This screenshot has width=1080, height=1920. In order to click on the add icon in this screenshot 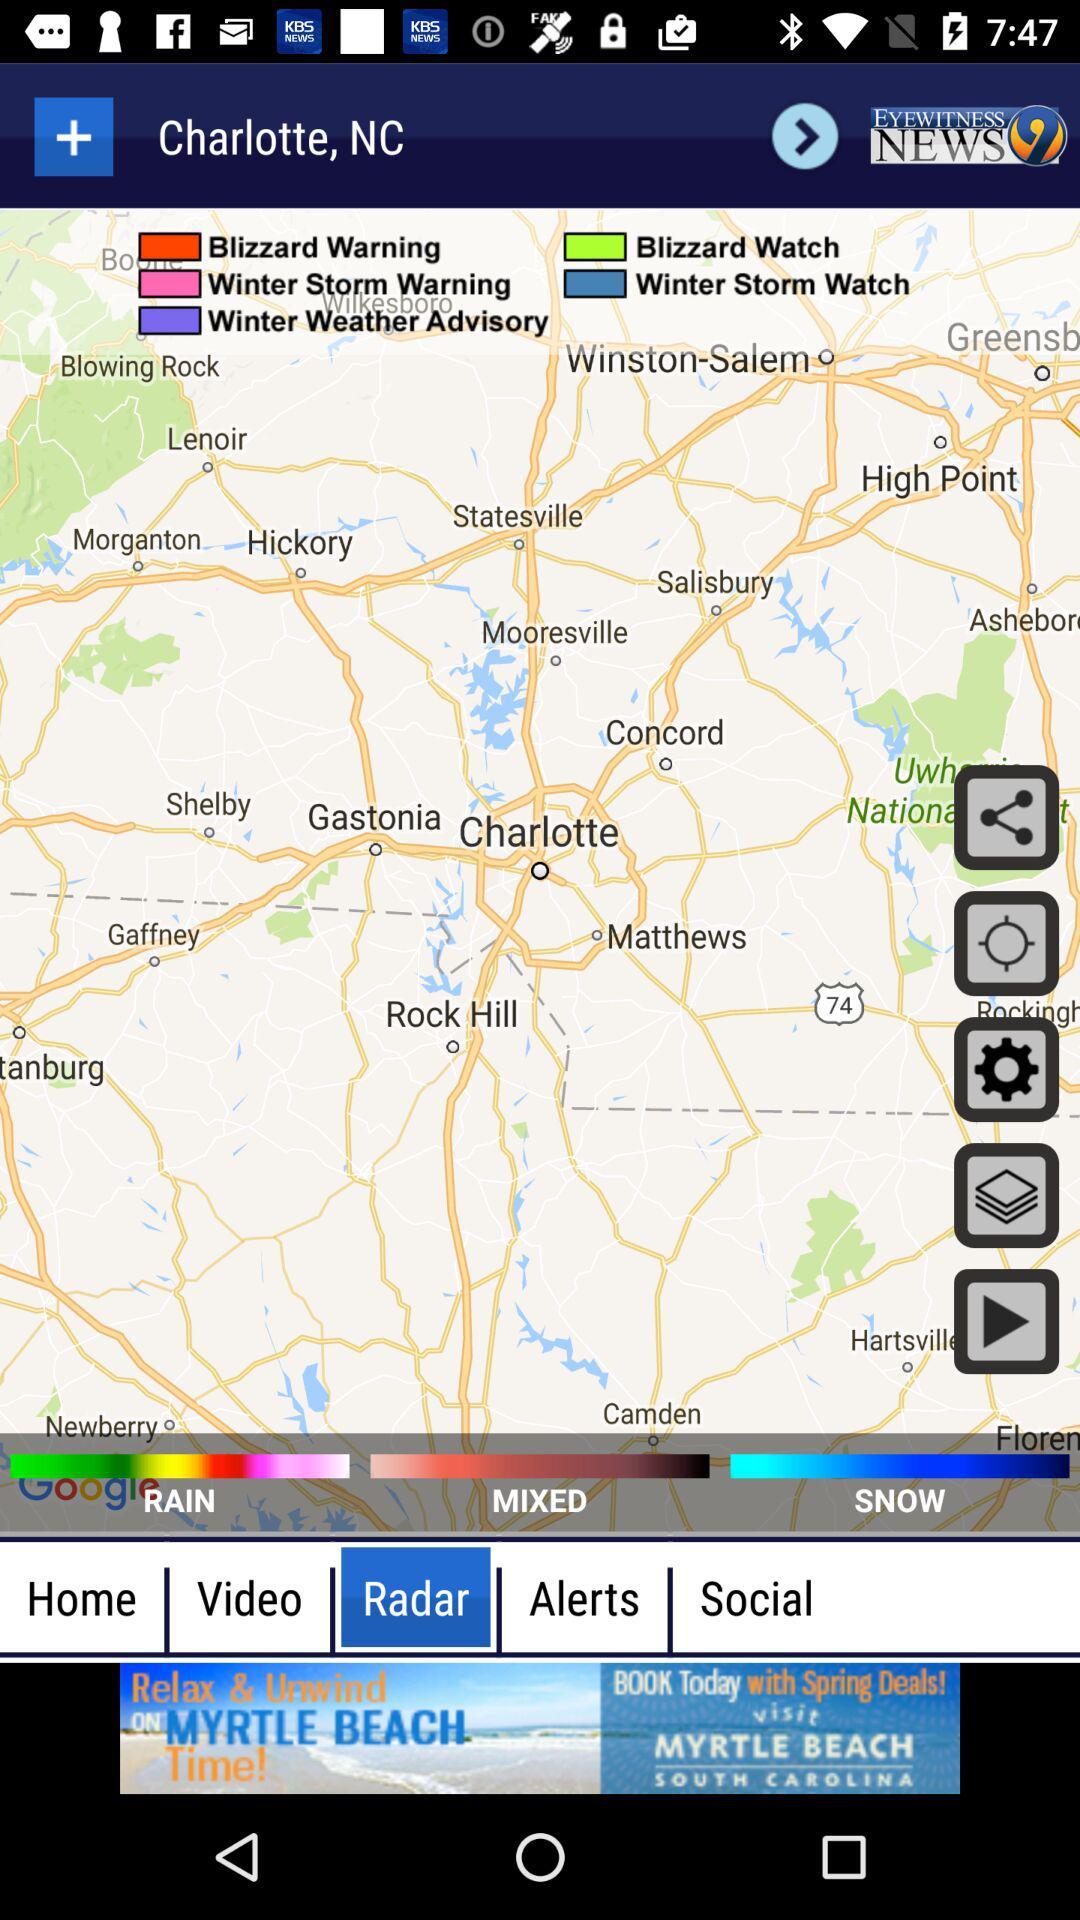, I will do `click(72, 135)`.